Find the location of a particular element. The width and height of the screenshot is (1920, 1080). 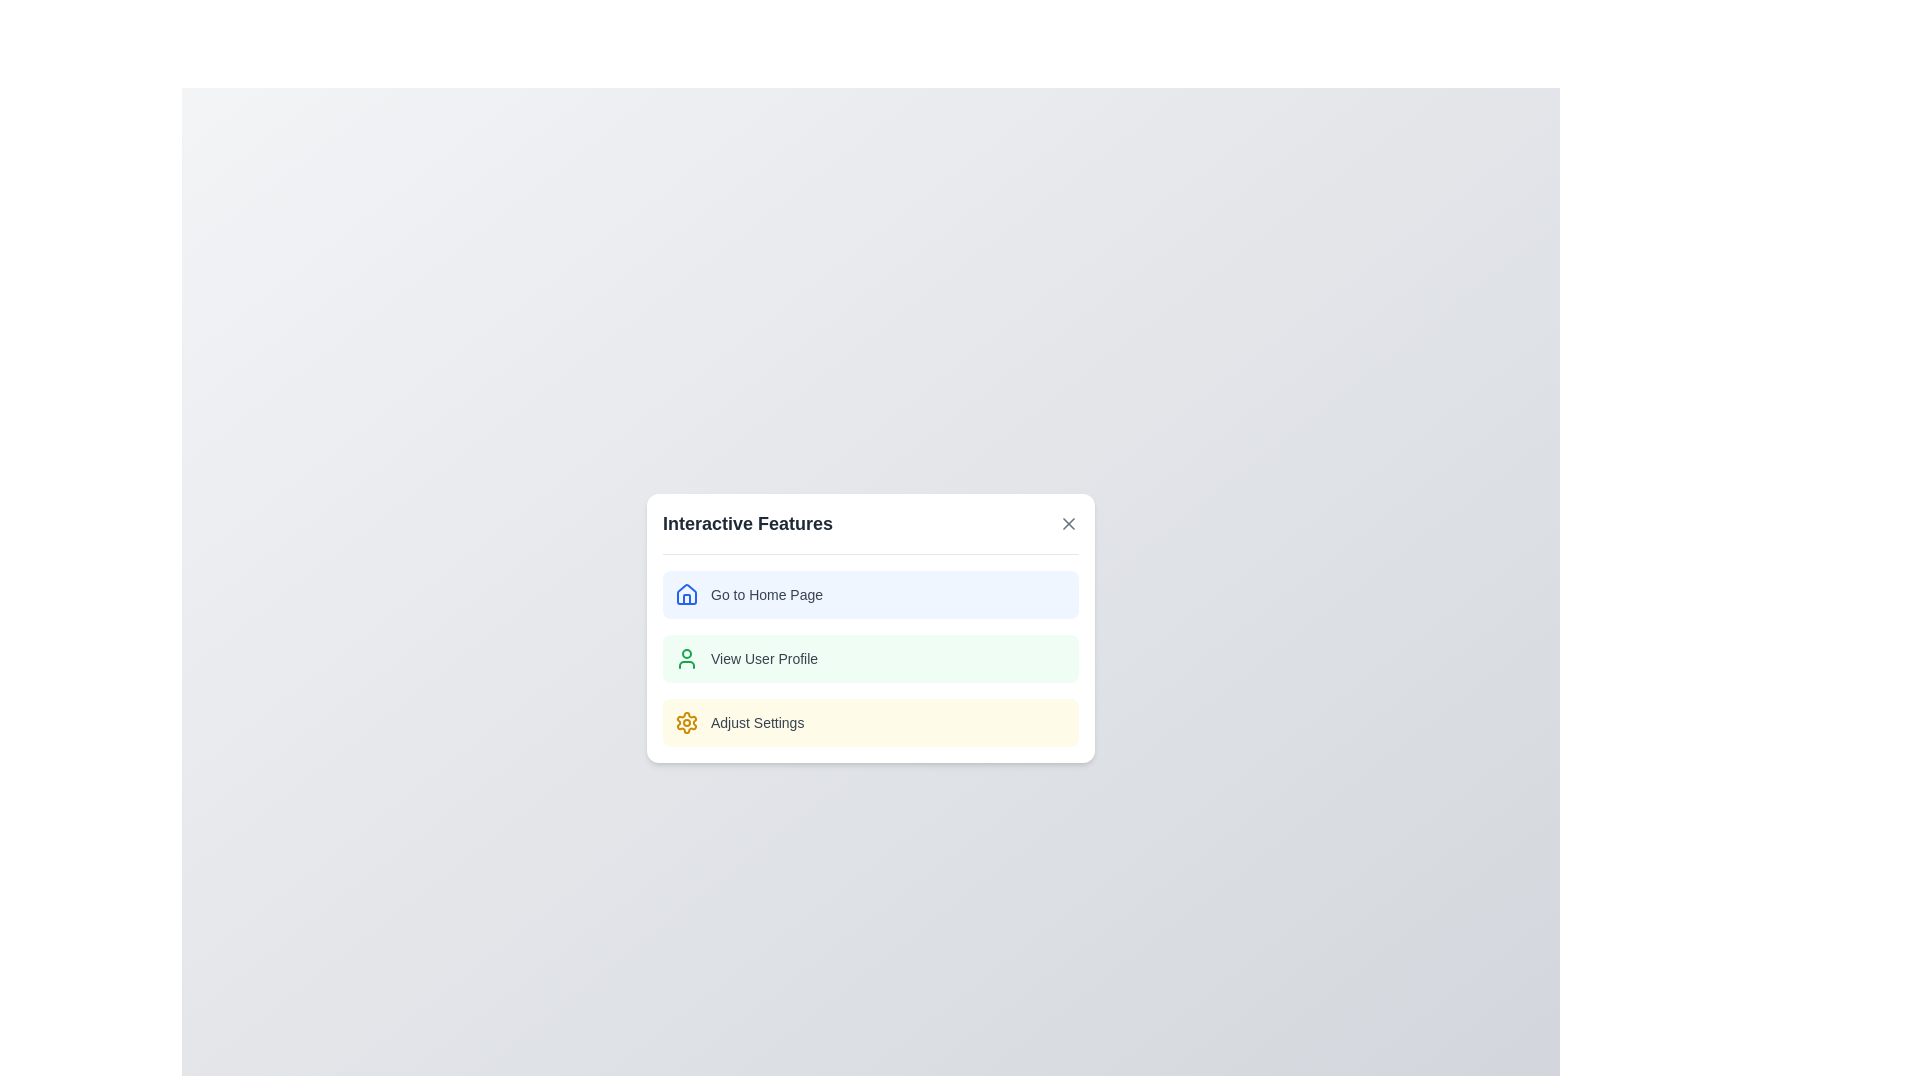

the light green button with rounded edges labeled 'View User Profile' is located at coordinates (870, 658).